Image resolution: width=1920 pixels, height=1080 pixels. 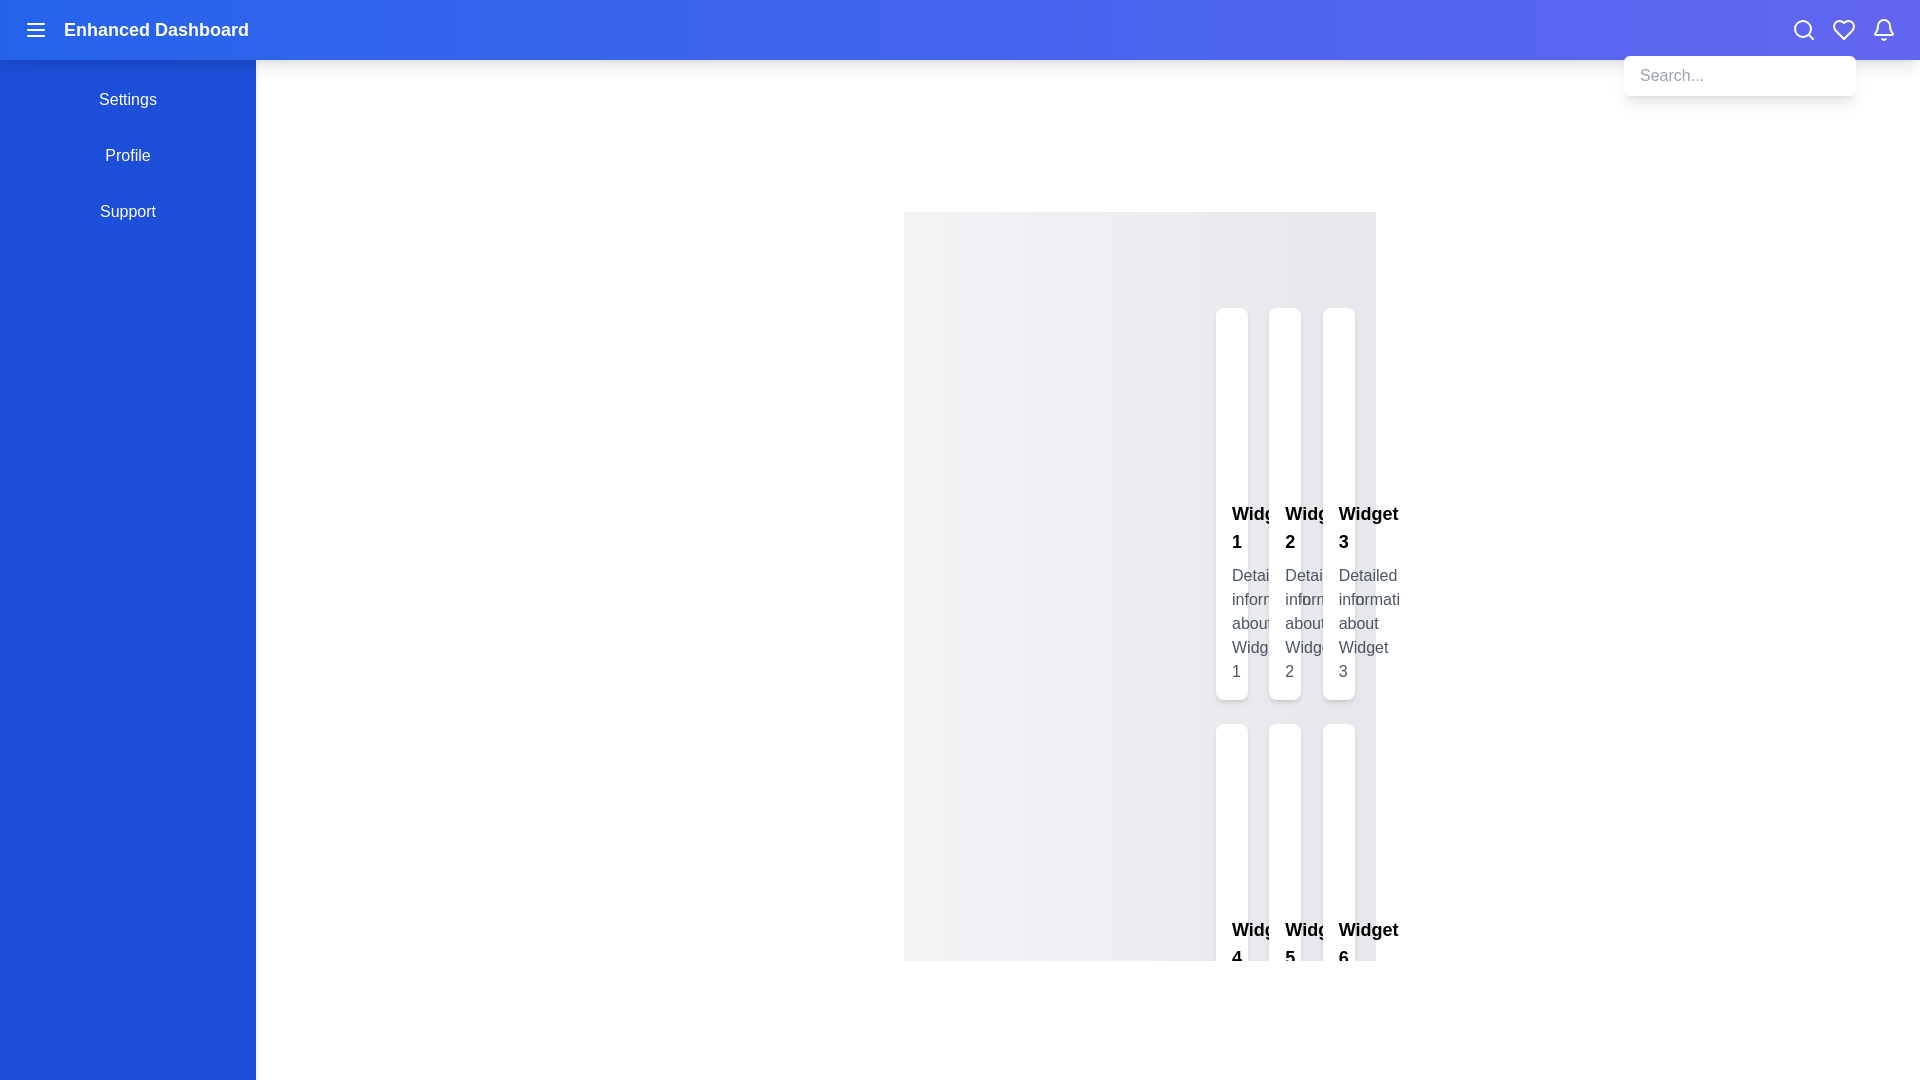 I want to click on the magnifying glass icon located at the top-right corner of the navigation bar, so click(x=1804, y=30).